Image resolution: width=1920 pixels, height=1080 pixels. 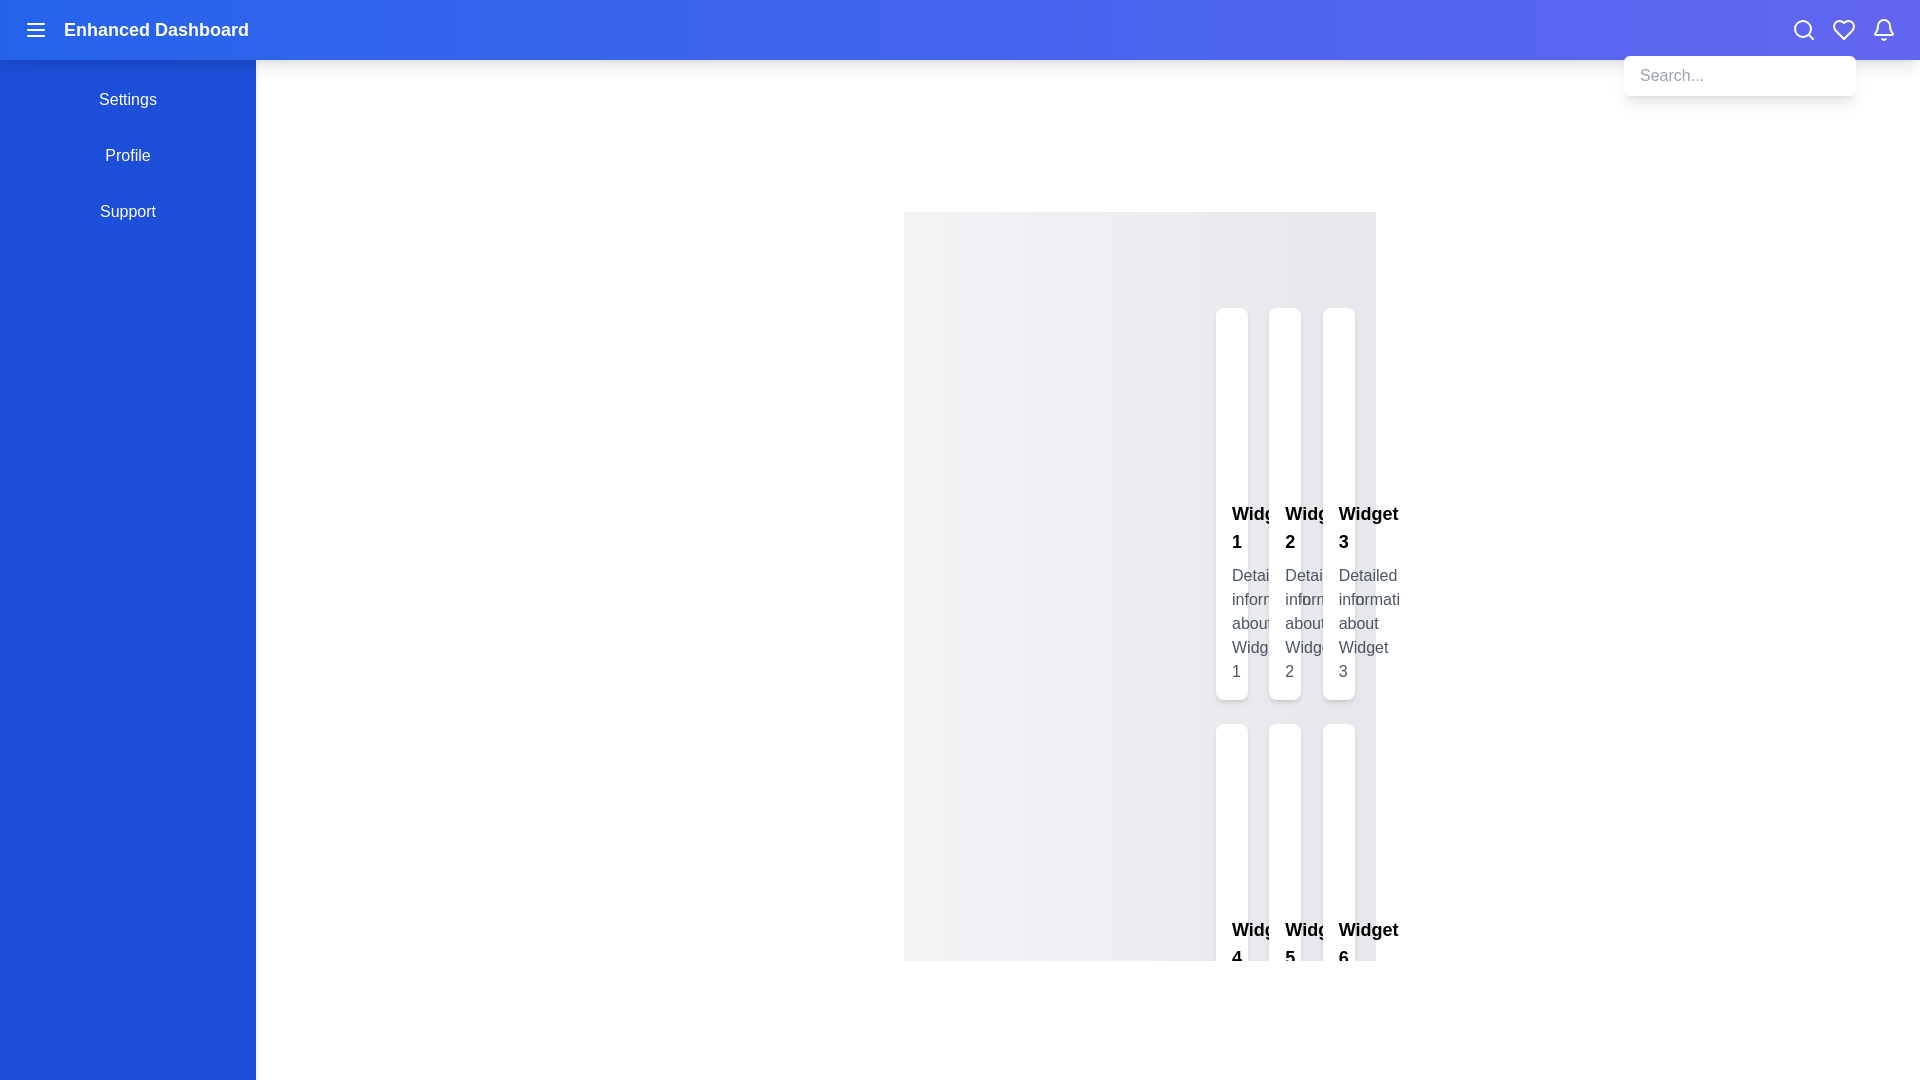 I want to click on the magnifying glass icon located at the top-right corner of the navigation bar, so click(x=1804, y=30).